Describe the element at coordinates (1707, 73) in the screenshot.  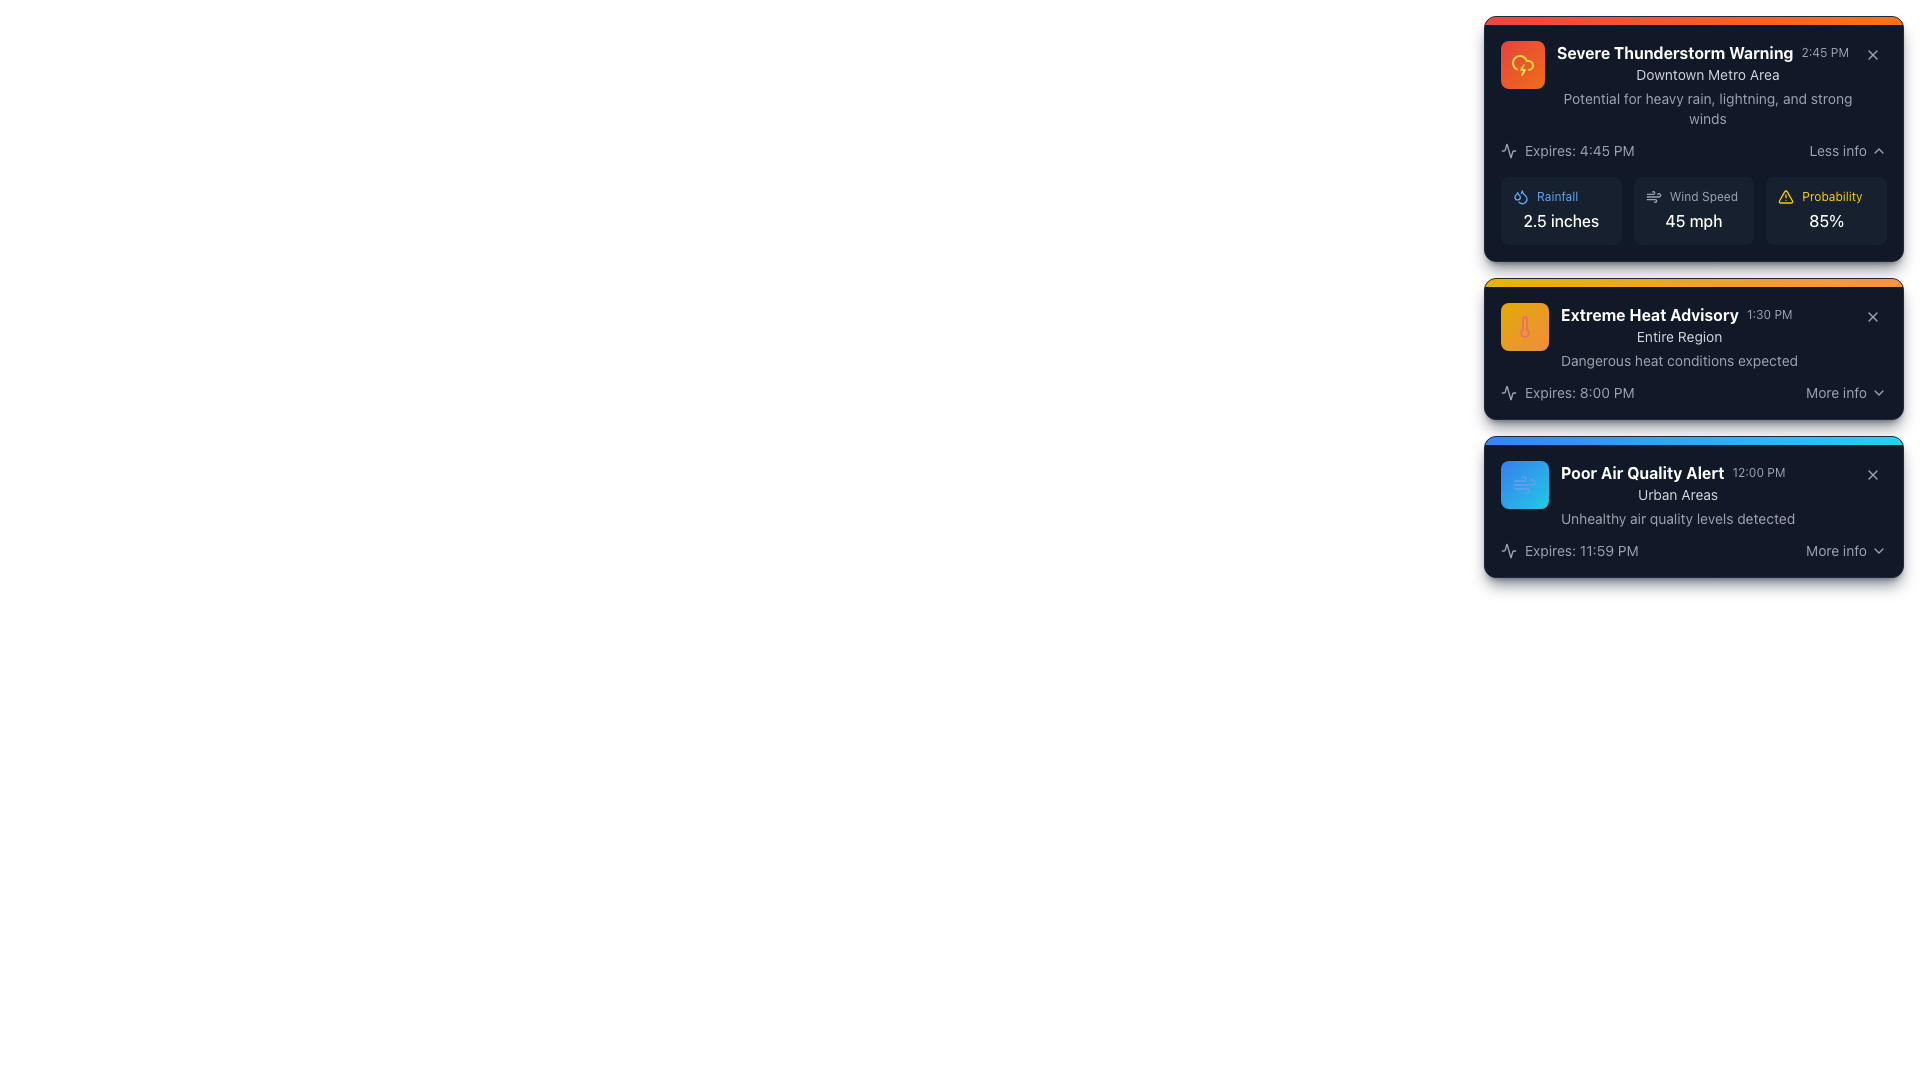
I see `the text label 'Downtown Metro Area' located within the 'Severe Thunderstorm Warning' card, which provides context about the weather alert` at that location.